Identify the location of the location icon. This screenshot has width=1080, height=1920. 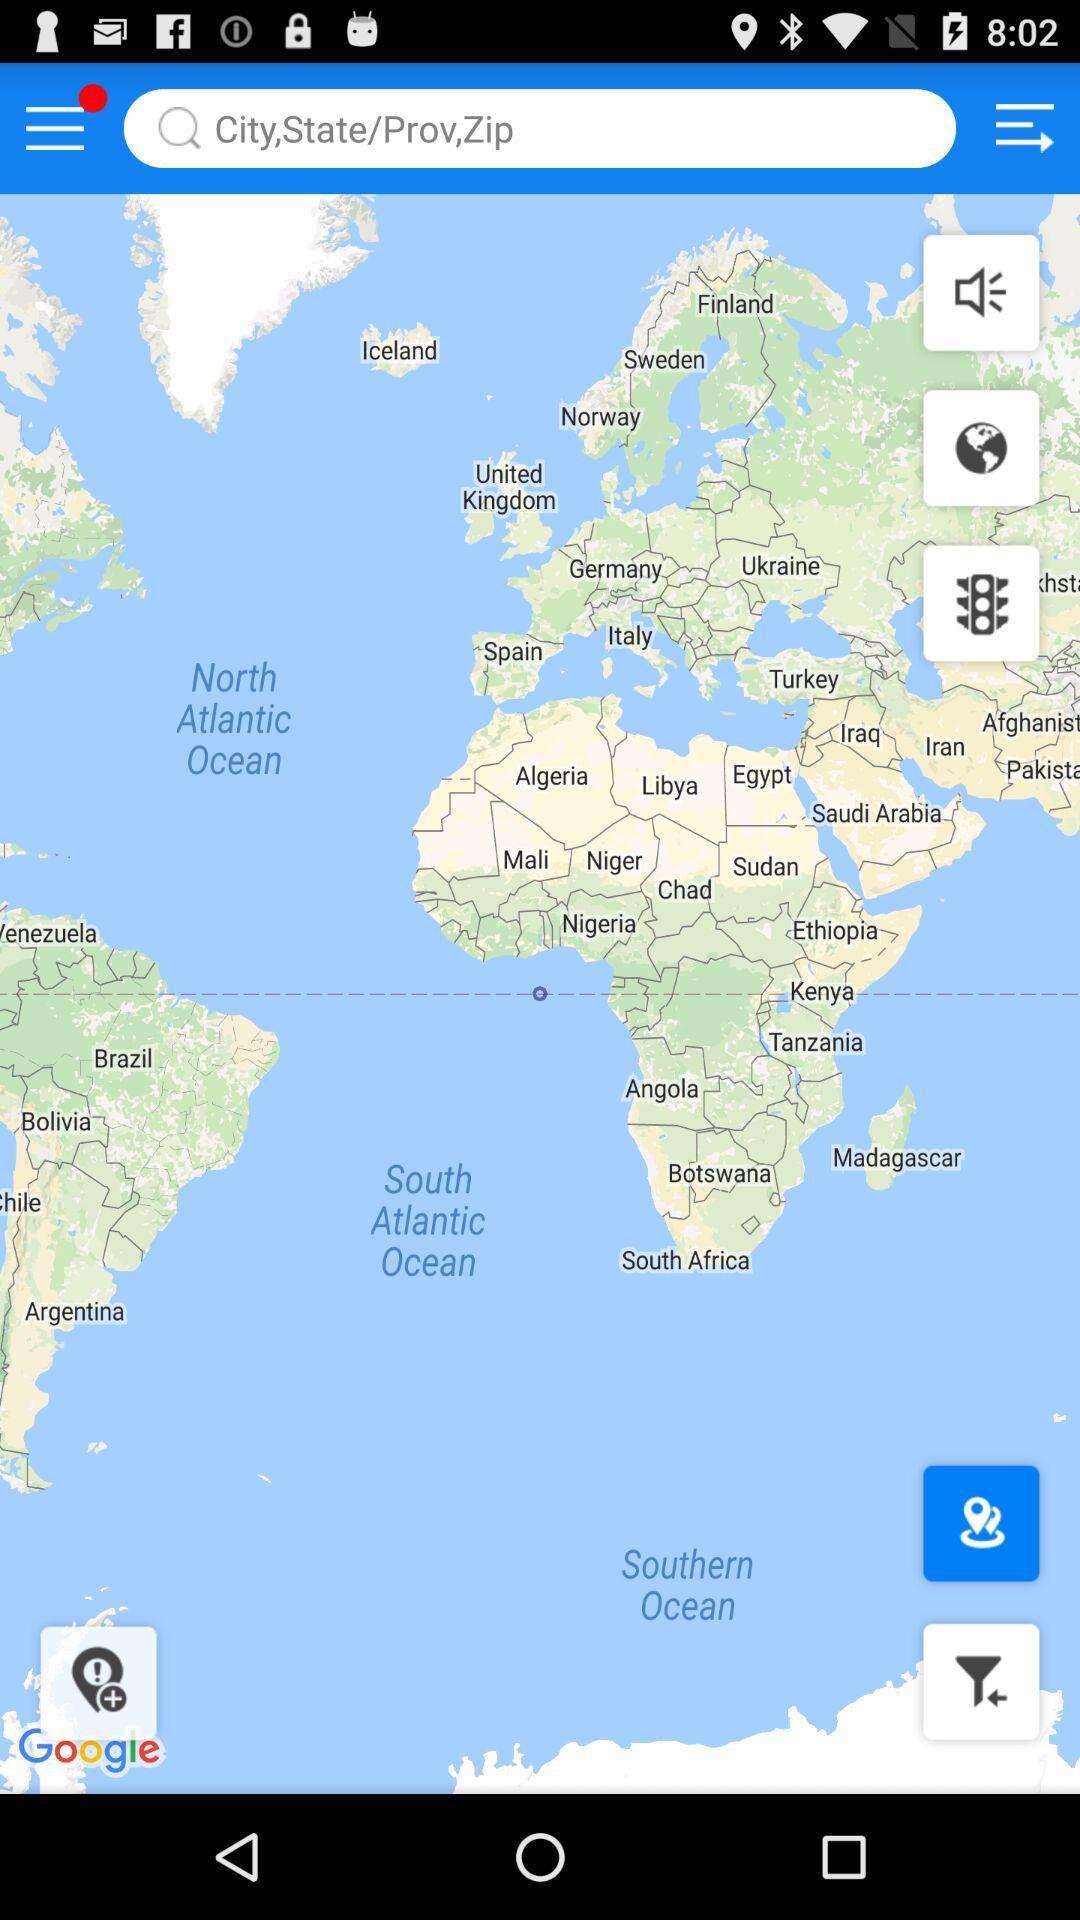
(980, 1630).